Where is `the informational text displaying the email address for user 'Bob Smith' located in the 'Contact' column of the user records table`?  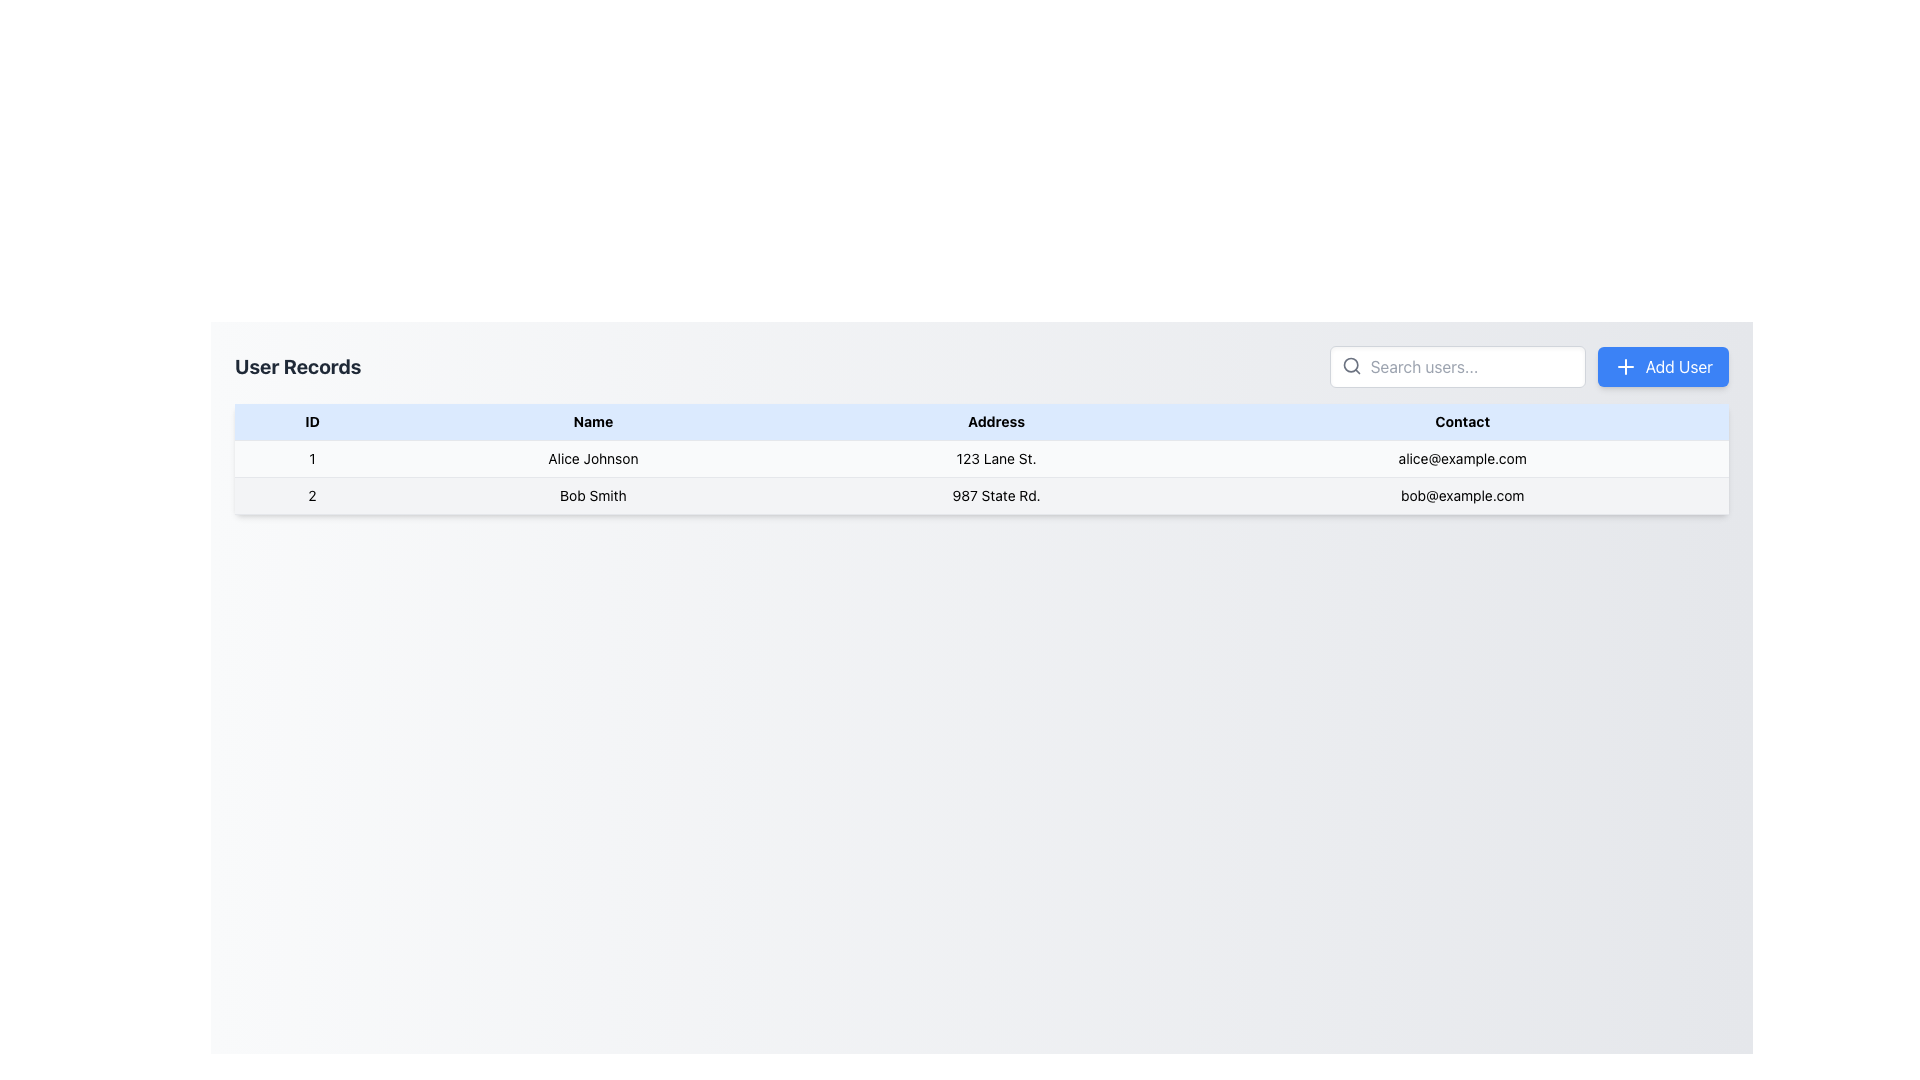
the informational text displaying the email address for user 'Bob Smith' located in the 'Contact' column of the user records table is located at coordinates (1462, 495).